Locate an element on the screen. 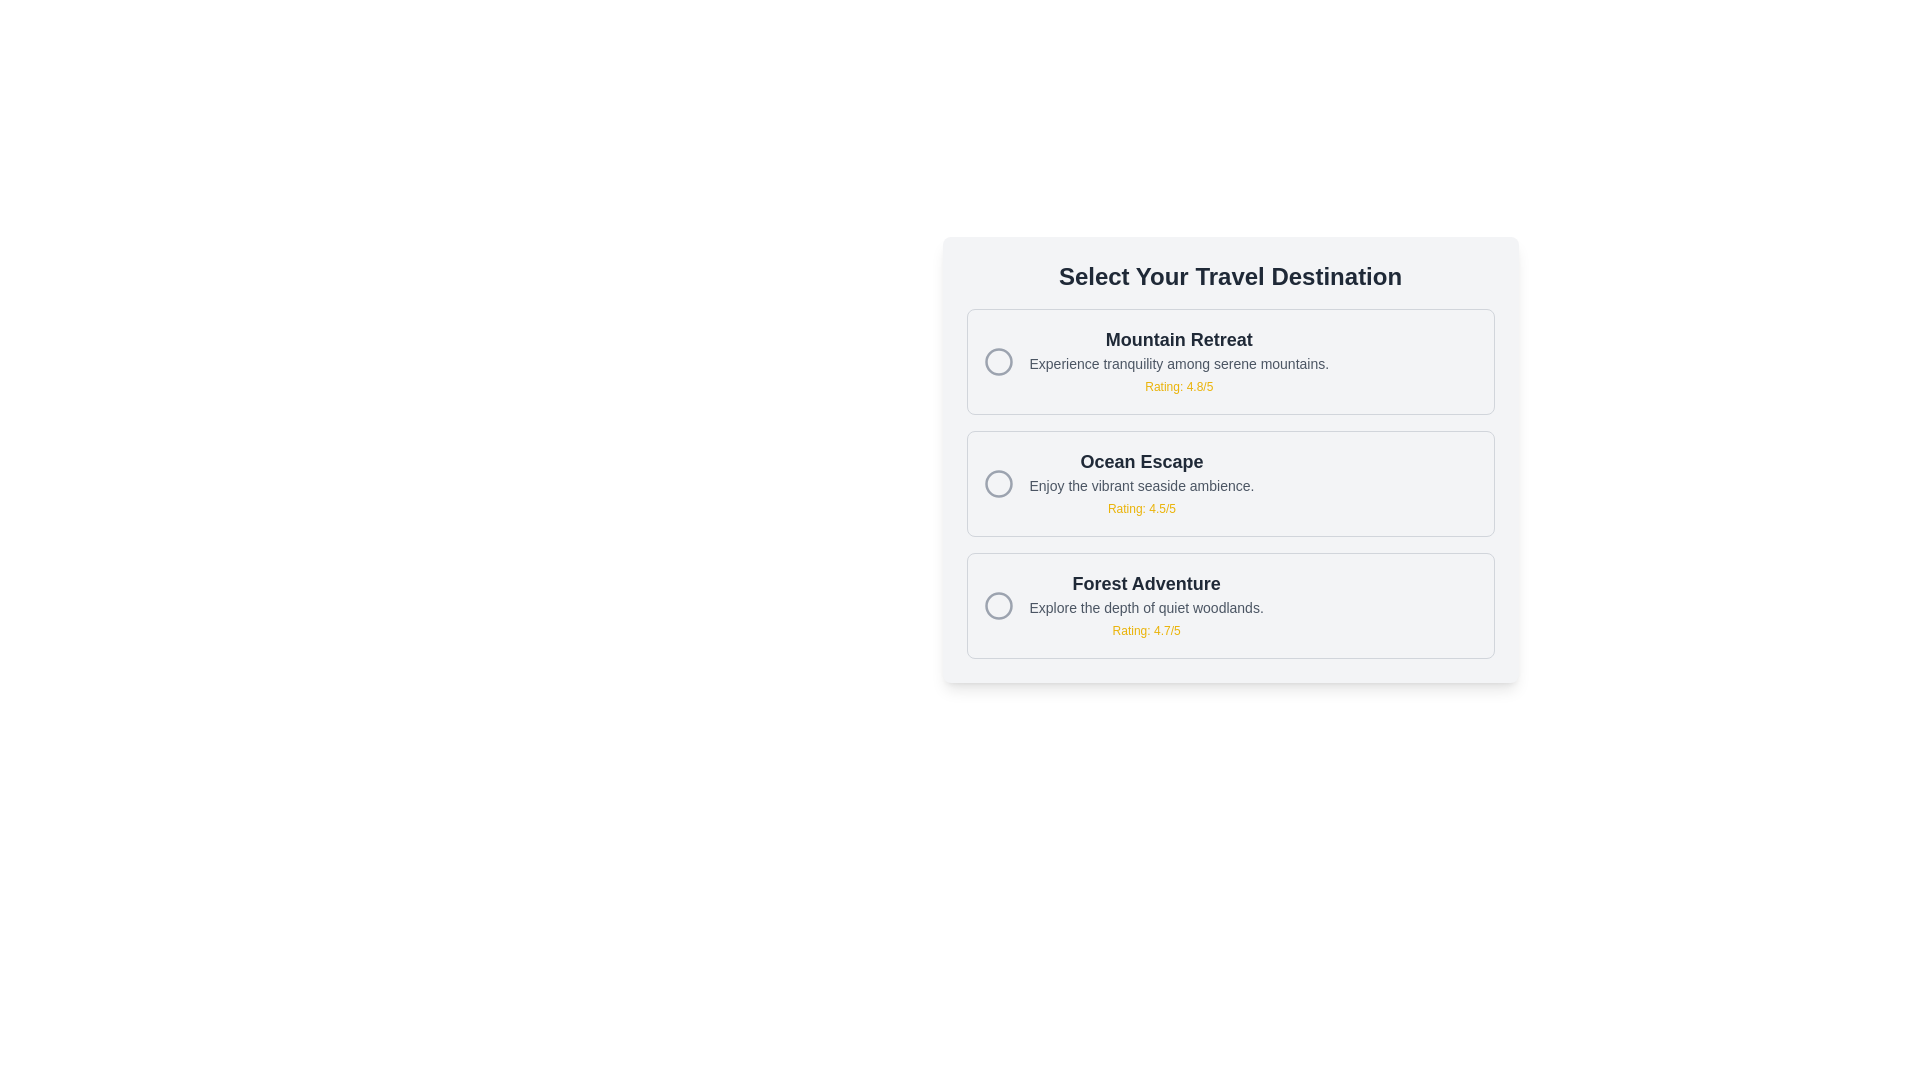  the text label that serves as the title of the second travel option, which provides the name of the destination above the description 'Enjoy the vibrant seaside ambience.' and is associated with the rating '4.5/5' is located at coordinates (1142, 462).